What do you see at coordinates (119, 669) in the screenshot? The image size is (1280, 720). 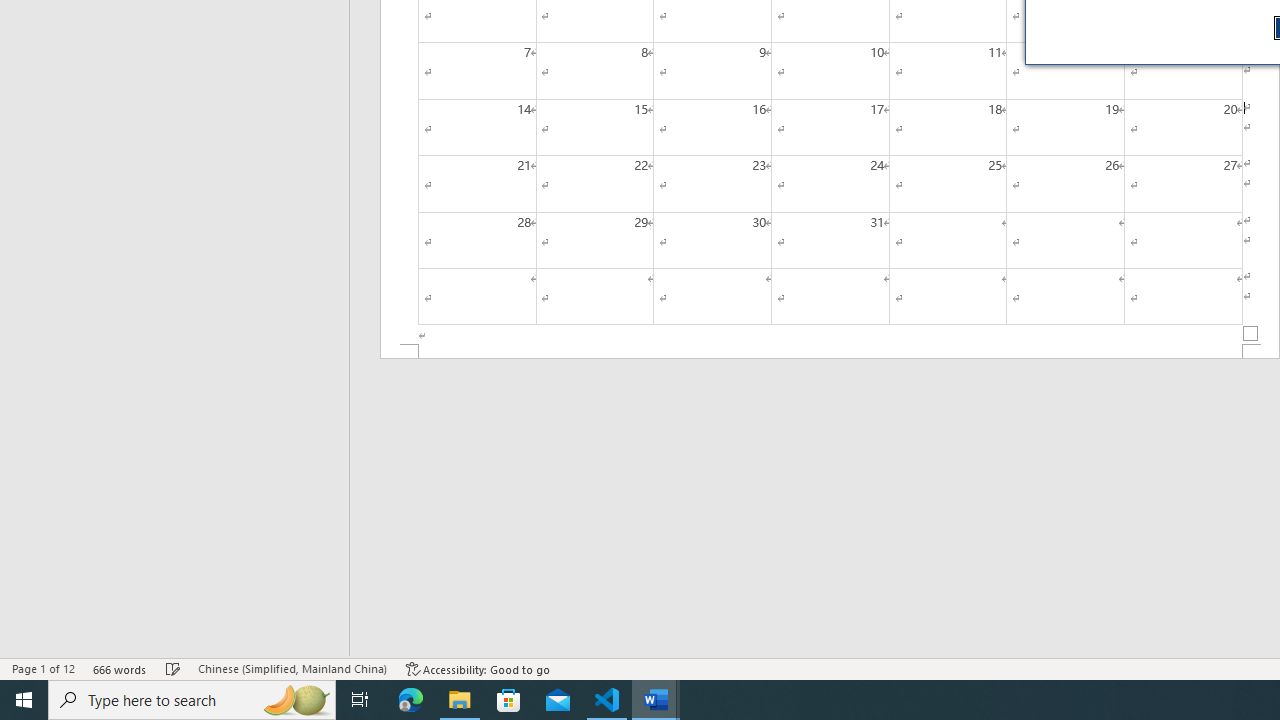 I see `'Word Count 666 words'` at bounding box center [119, 669].